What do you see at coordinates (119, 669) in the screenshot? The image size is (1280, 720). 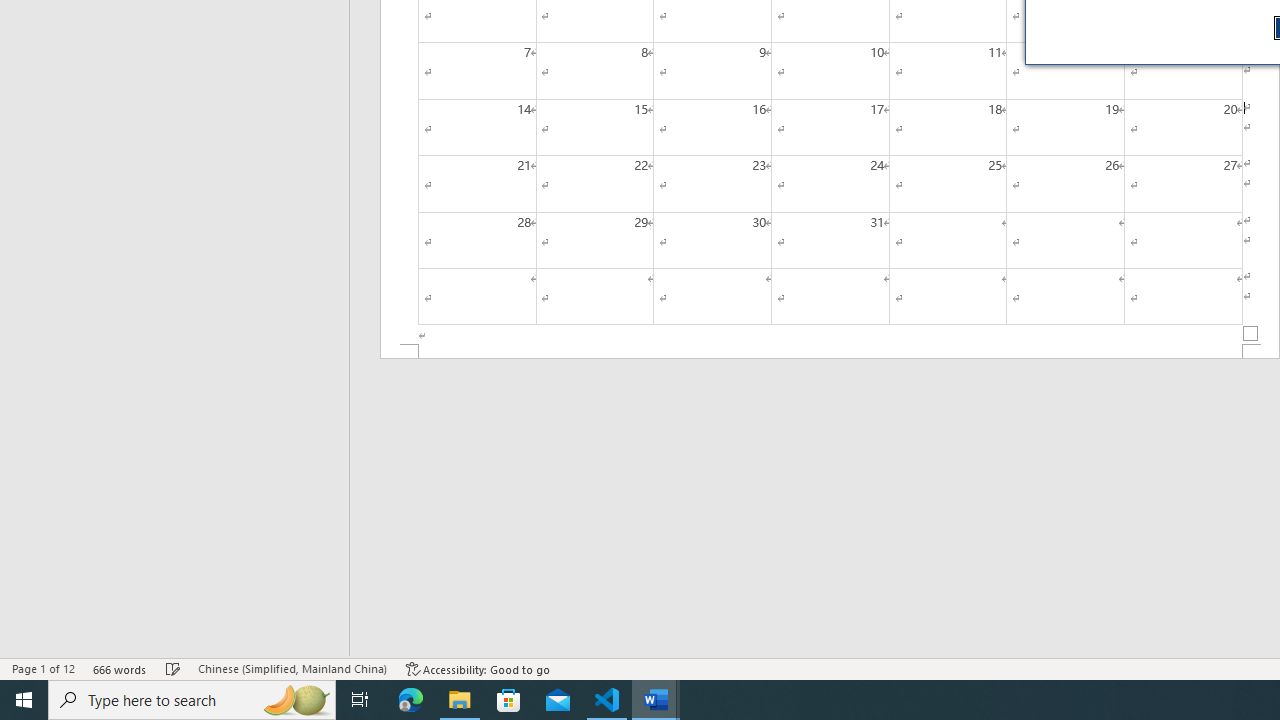 I see `'Word Count 666 words'` at bounding box center [119, 669].